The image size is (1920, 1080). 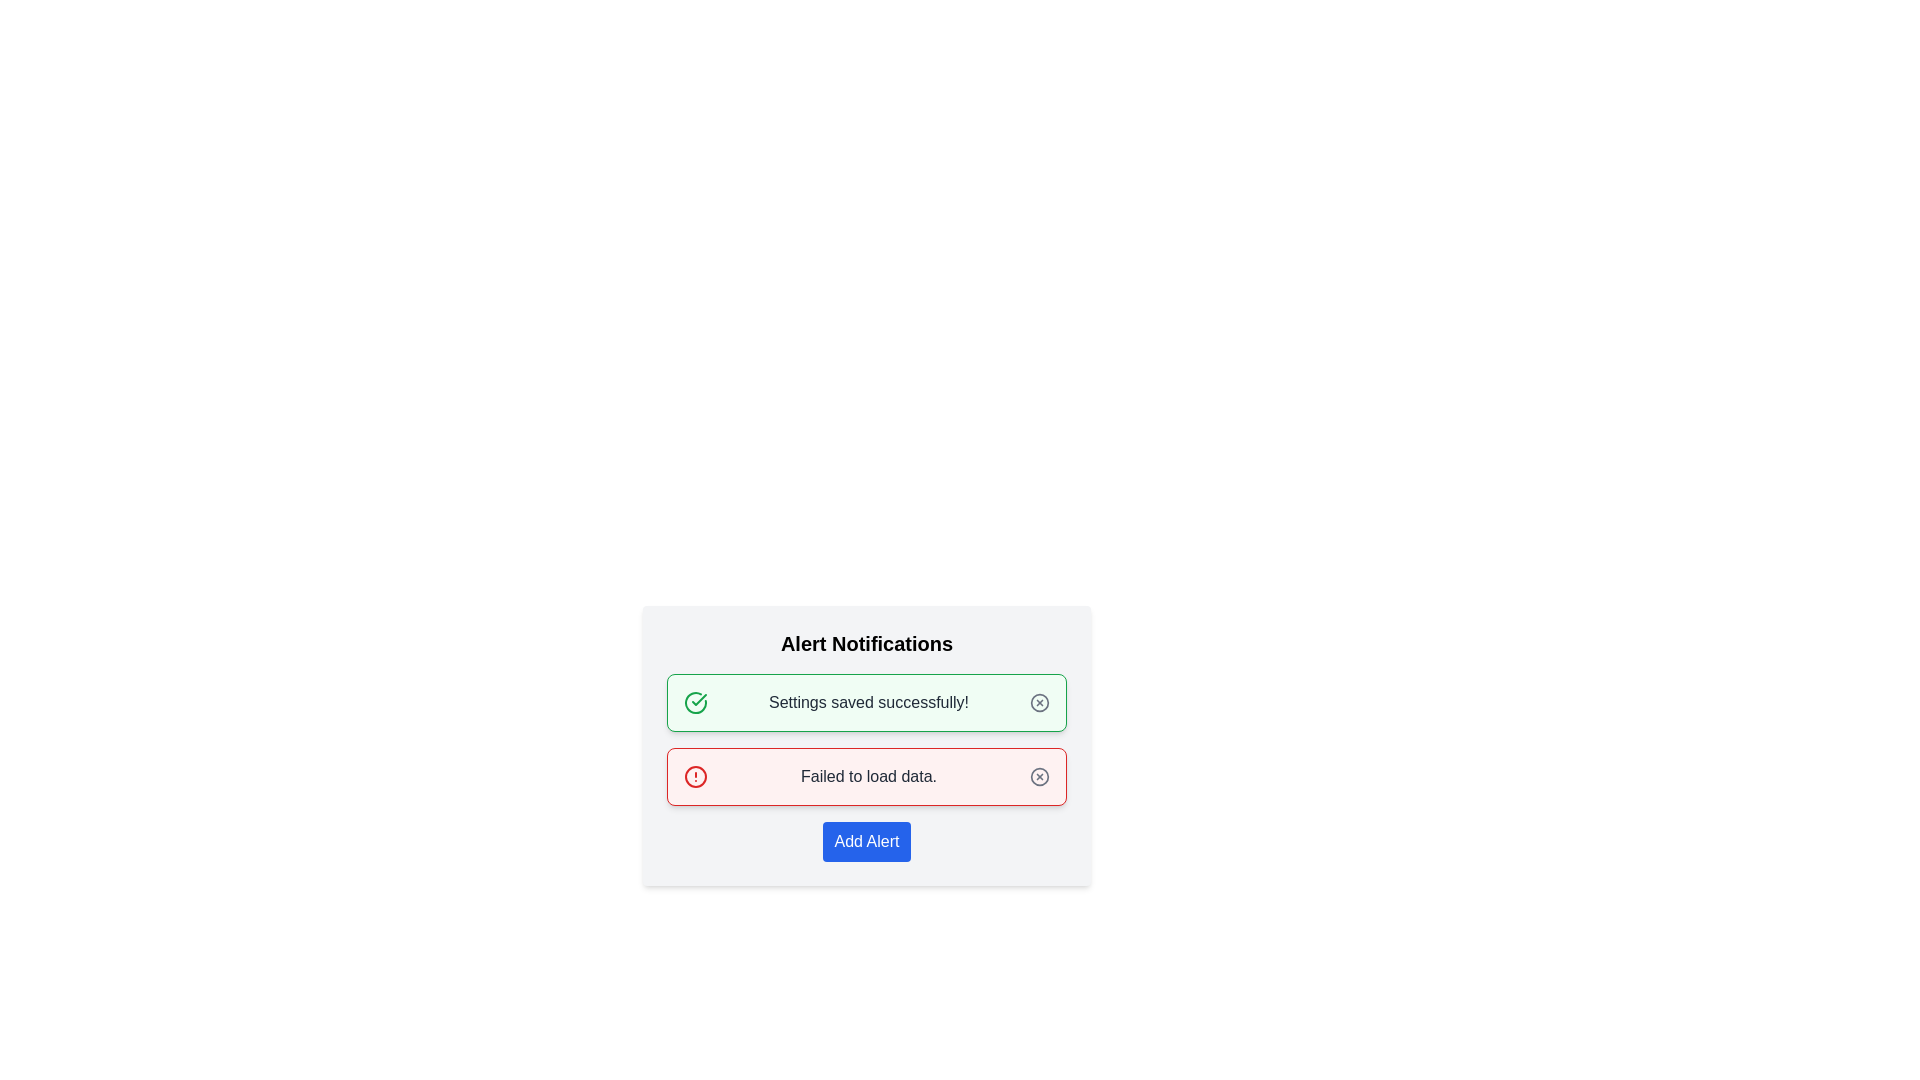 What do you see at coordinates (868, 775) in the screenshot?
I see `the text label displaying 'Failed to load data.' which indicates an error alert in dark gray font on a light red background, located in the second alert box below the 'Settings saved successfully!' message` at bounding box center [868, 775].